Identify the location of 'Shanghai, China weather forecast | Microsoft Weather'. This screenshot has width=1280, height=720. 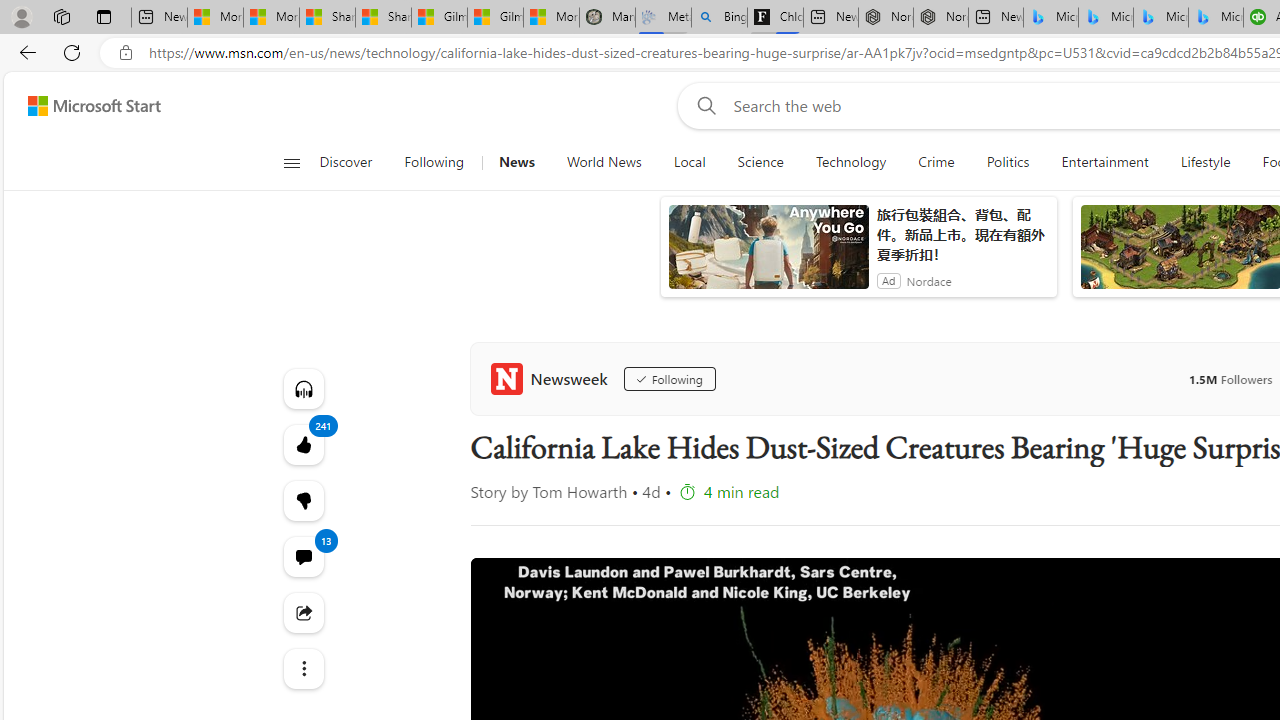
(383, 17).